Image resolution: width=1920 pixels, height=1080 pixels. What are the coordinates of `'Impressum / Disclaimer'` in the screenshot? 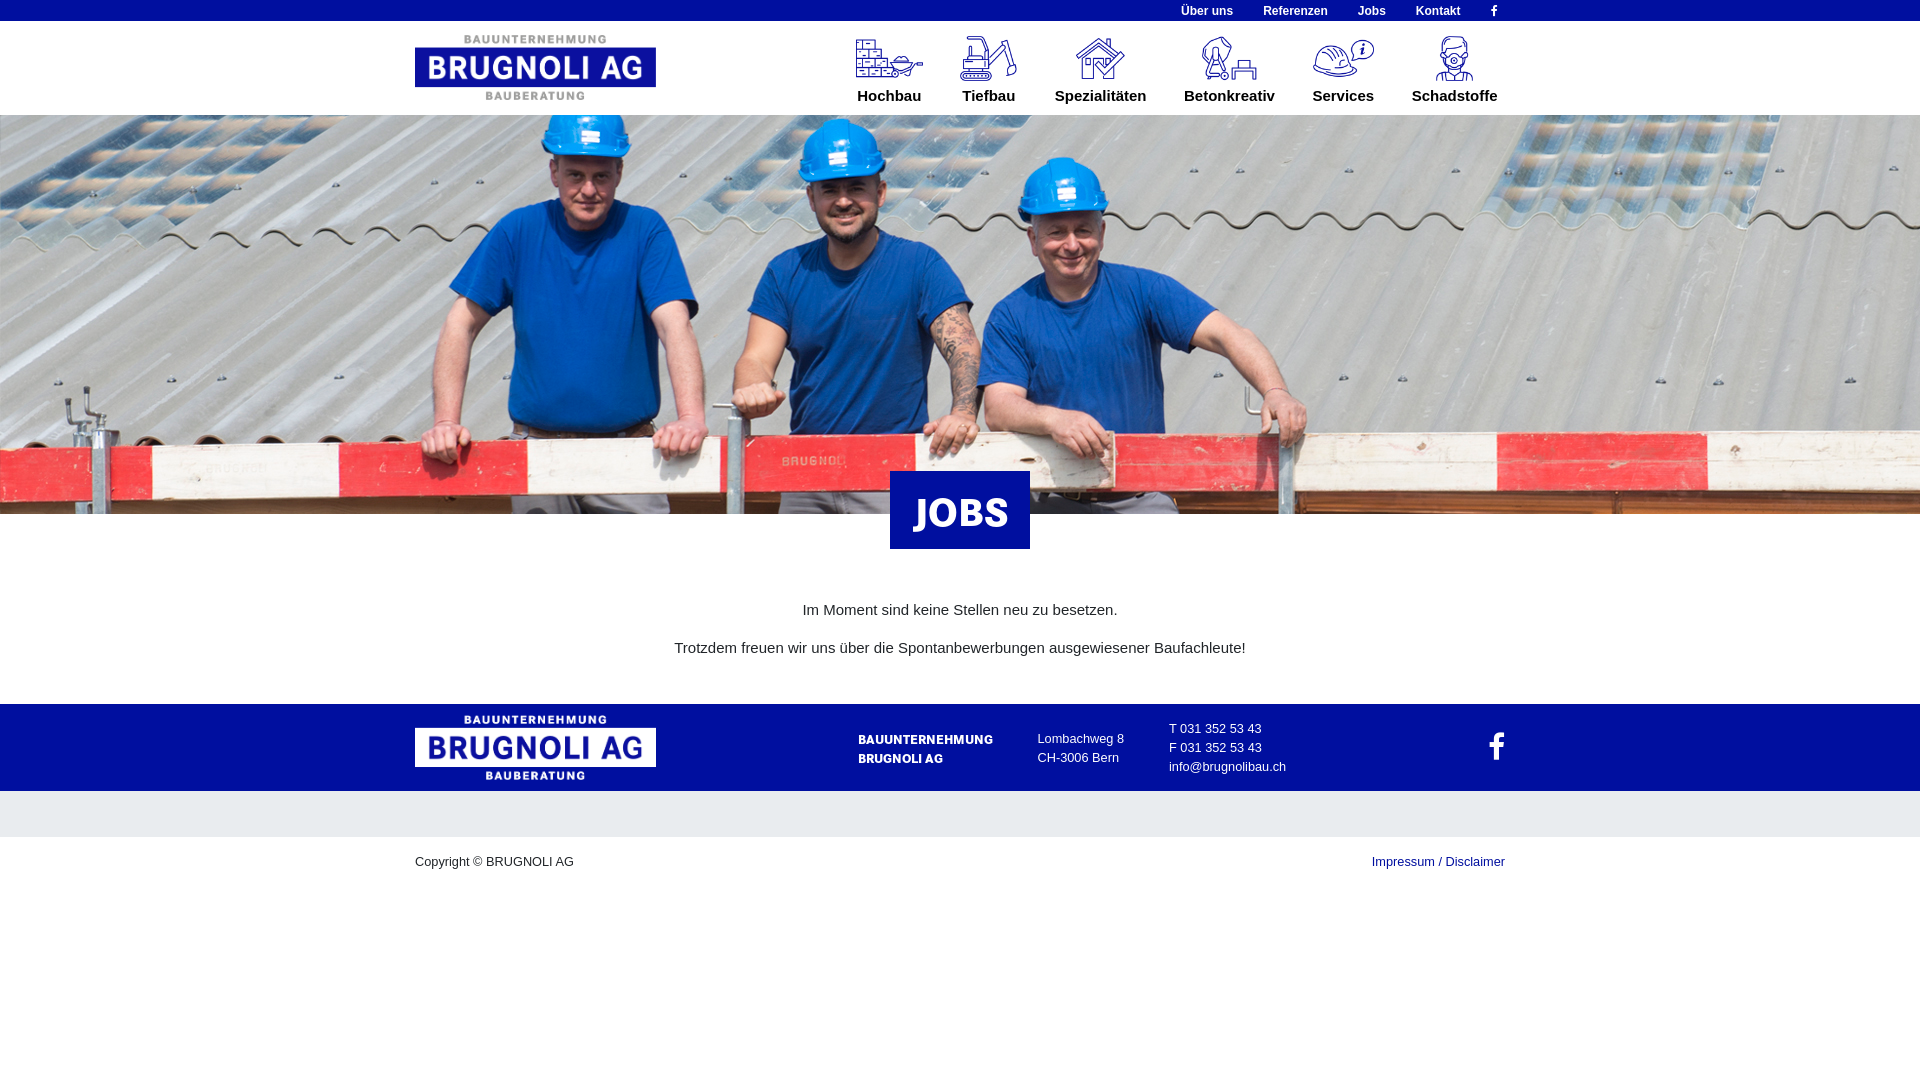 It's located at (1437, 860).